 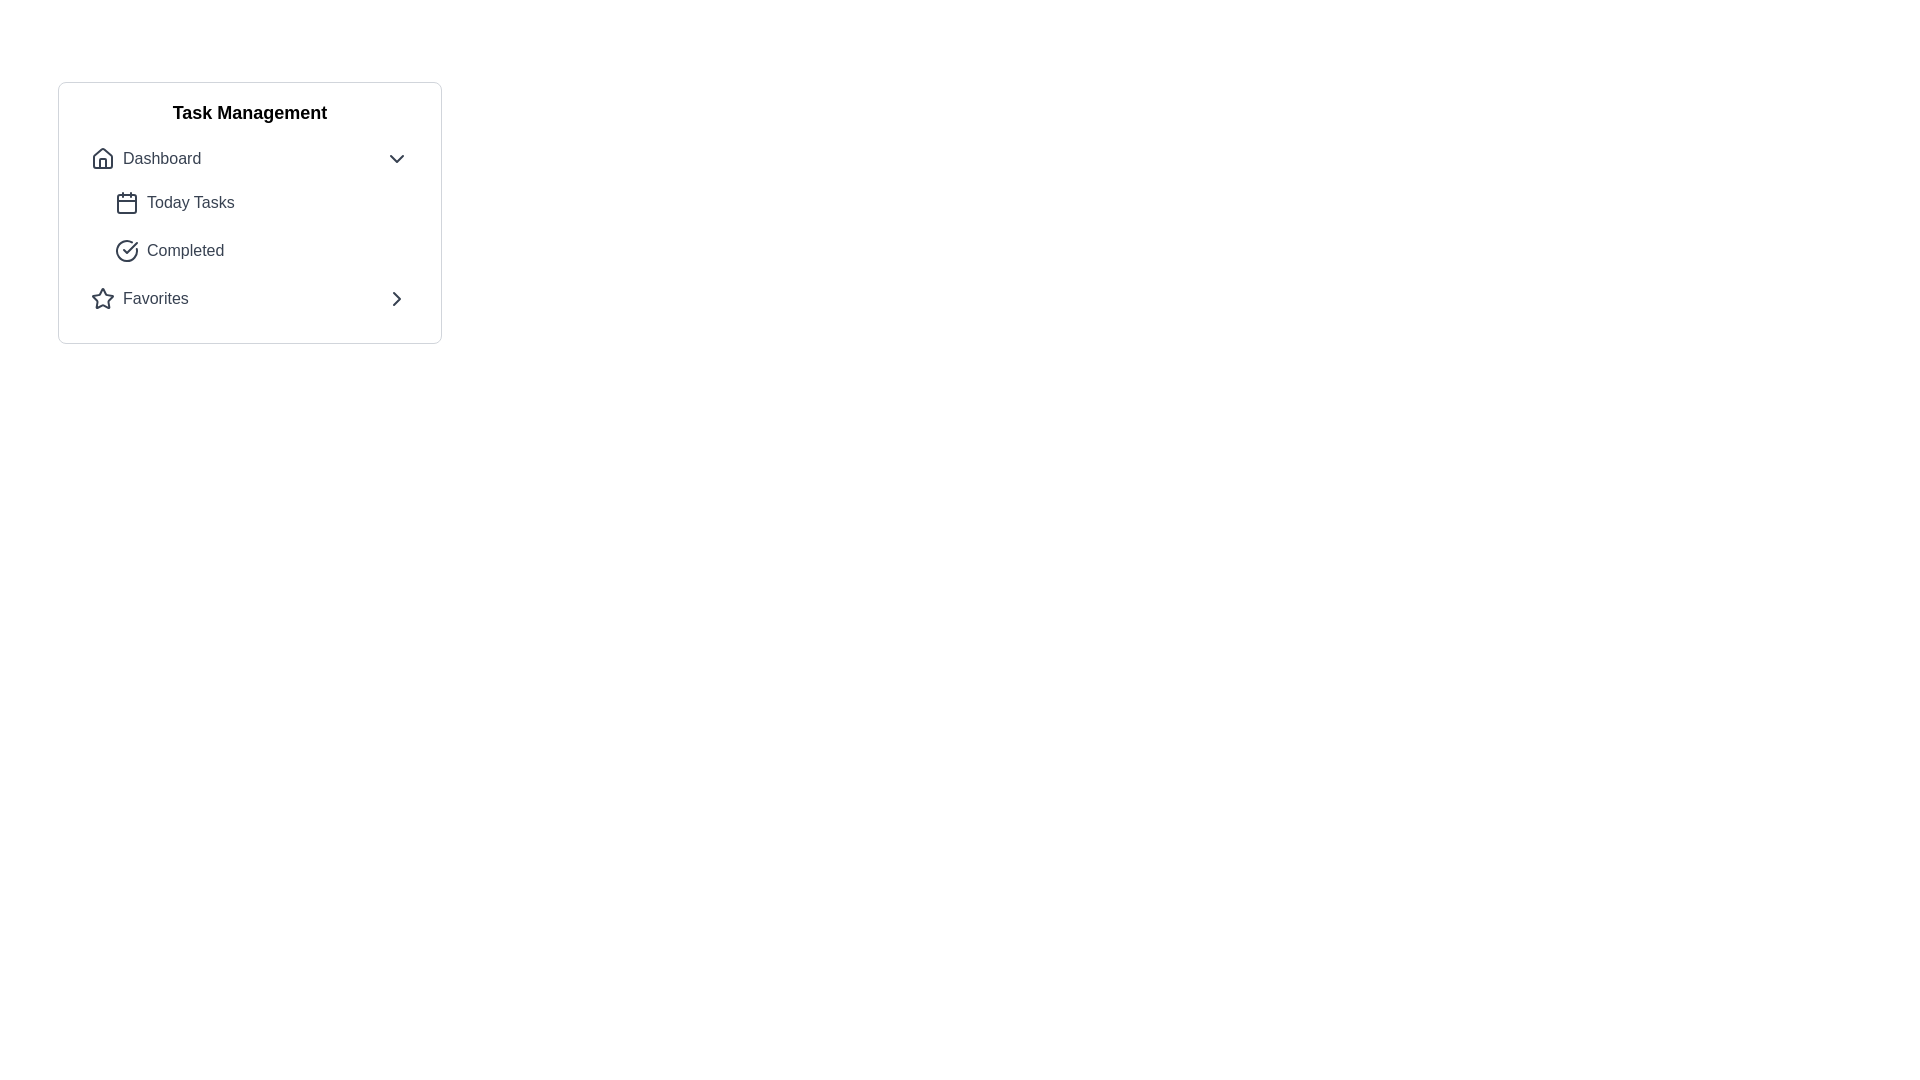 What do you see at coordinates (125, 249) in the screenshot?
I see `the decorative and informative Icon indicating the 'Completed' section in the Task Management menu to potentially trigger navigation` at bounding box center [125, 249].